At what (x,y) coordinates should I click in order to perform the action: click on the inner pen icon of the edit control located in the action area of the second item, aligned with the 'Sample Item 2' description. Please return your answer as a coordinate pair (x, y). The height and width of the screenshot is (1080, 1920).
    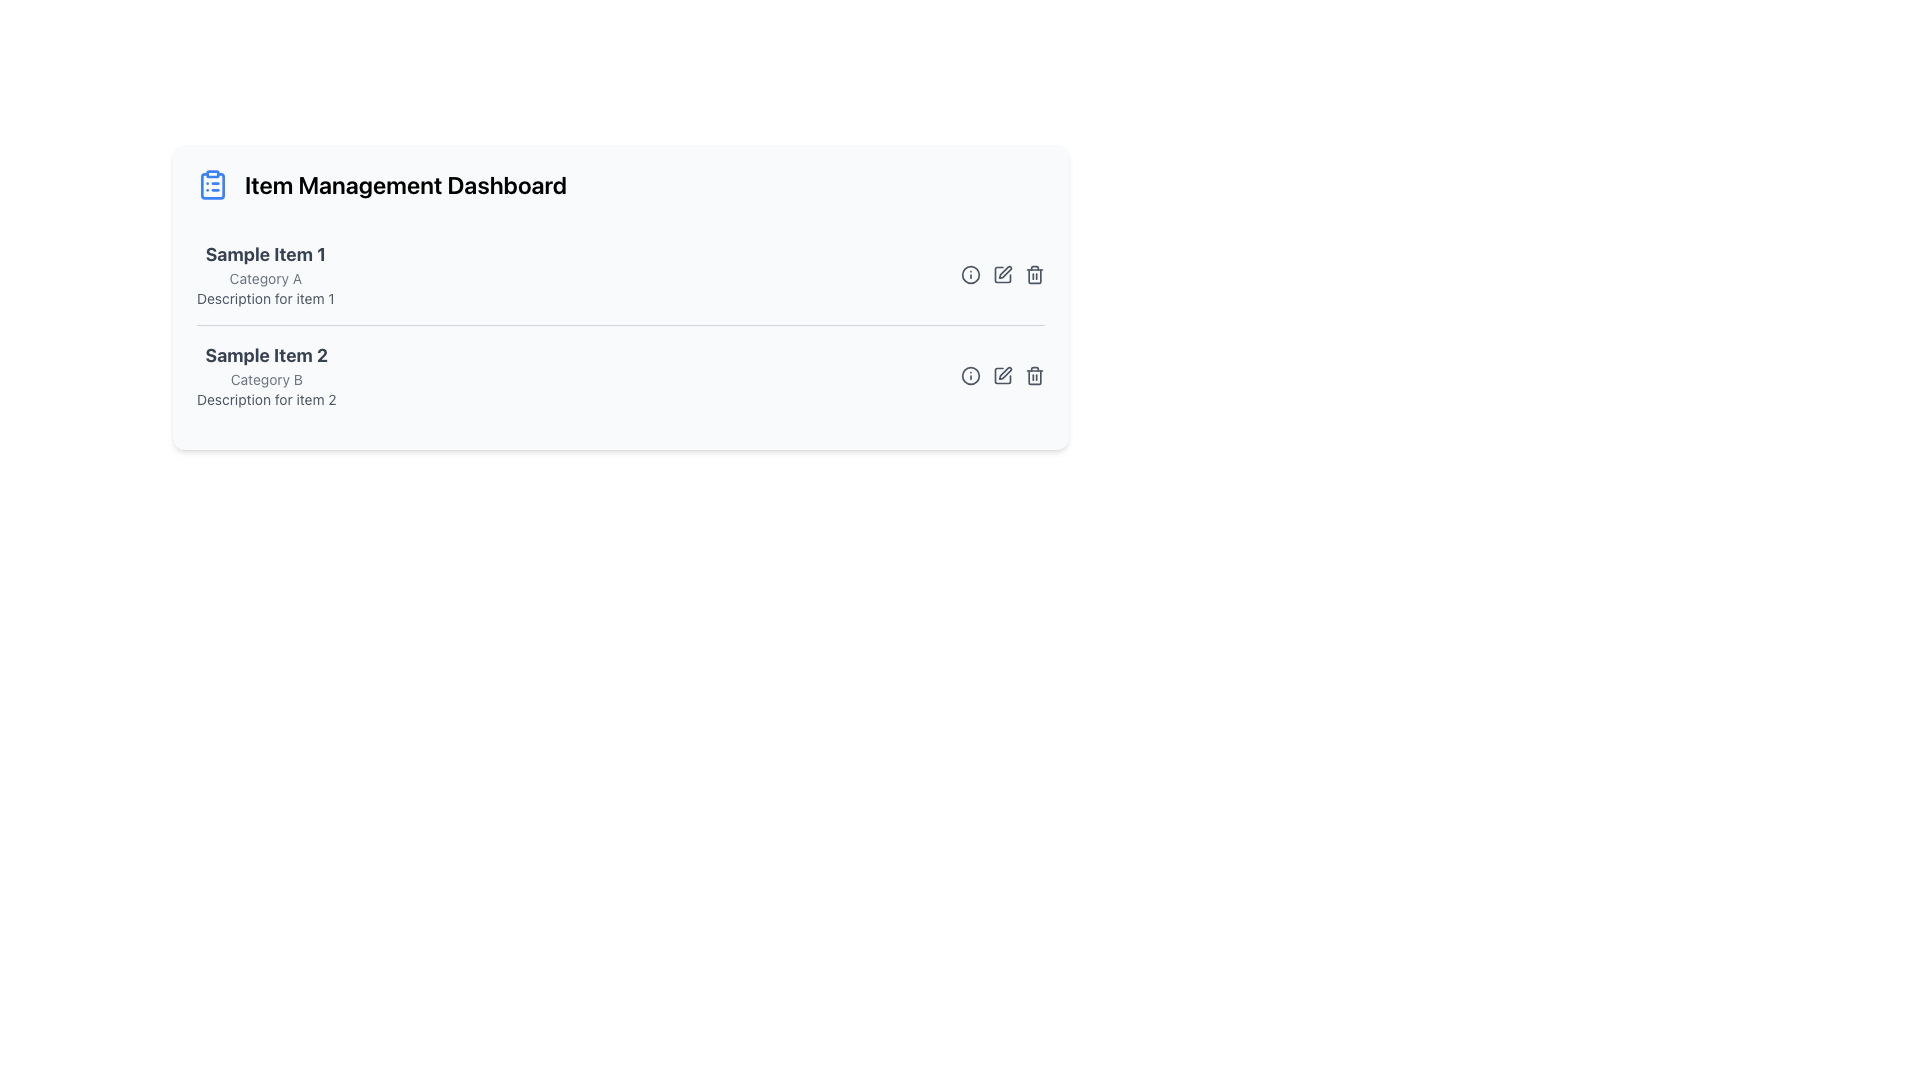
    Looking at the image, I should click on (1005, 373).